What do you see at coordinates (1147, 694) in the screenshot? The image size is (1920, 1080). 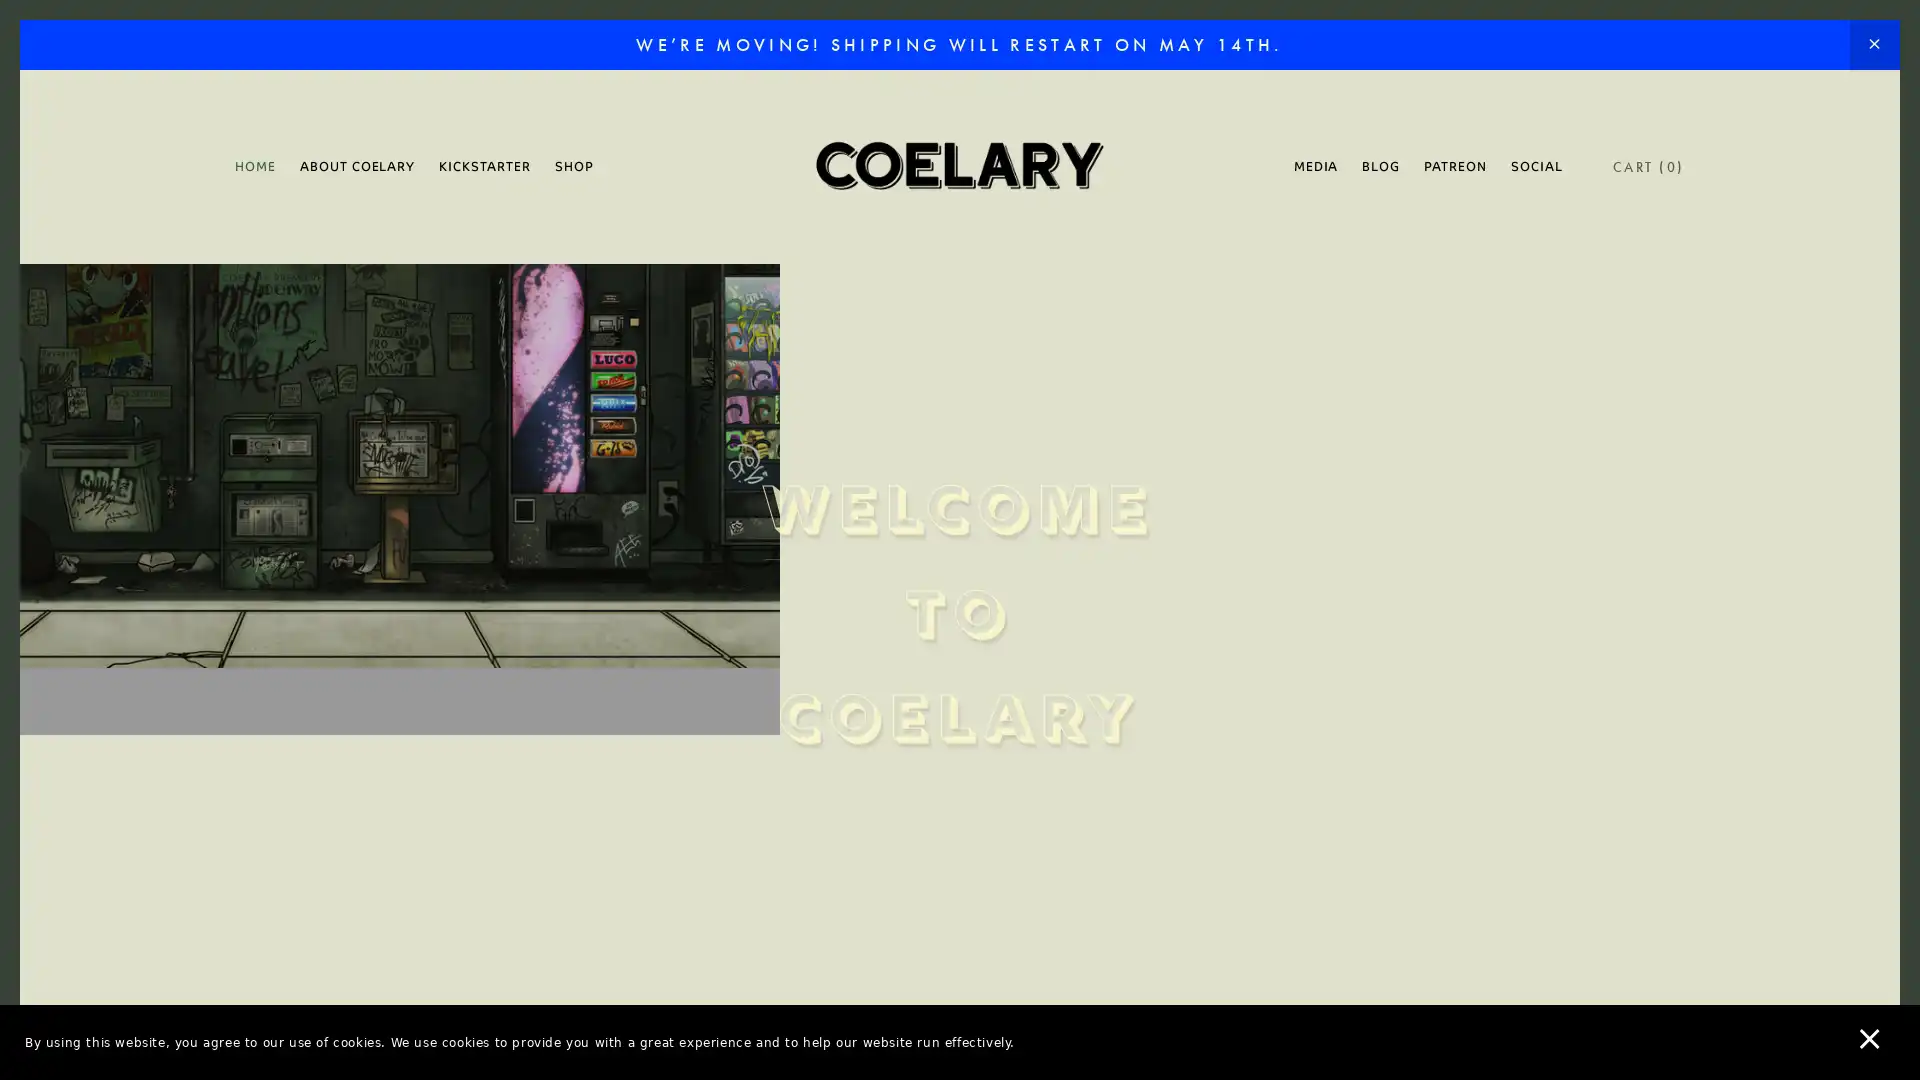 I see `Subscribe` at bounding box center [1147, 694].